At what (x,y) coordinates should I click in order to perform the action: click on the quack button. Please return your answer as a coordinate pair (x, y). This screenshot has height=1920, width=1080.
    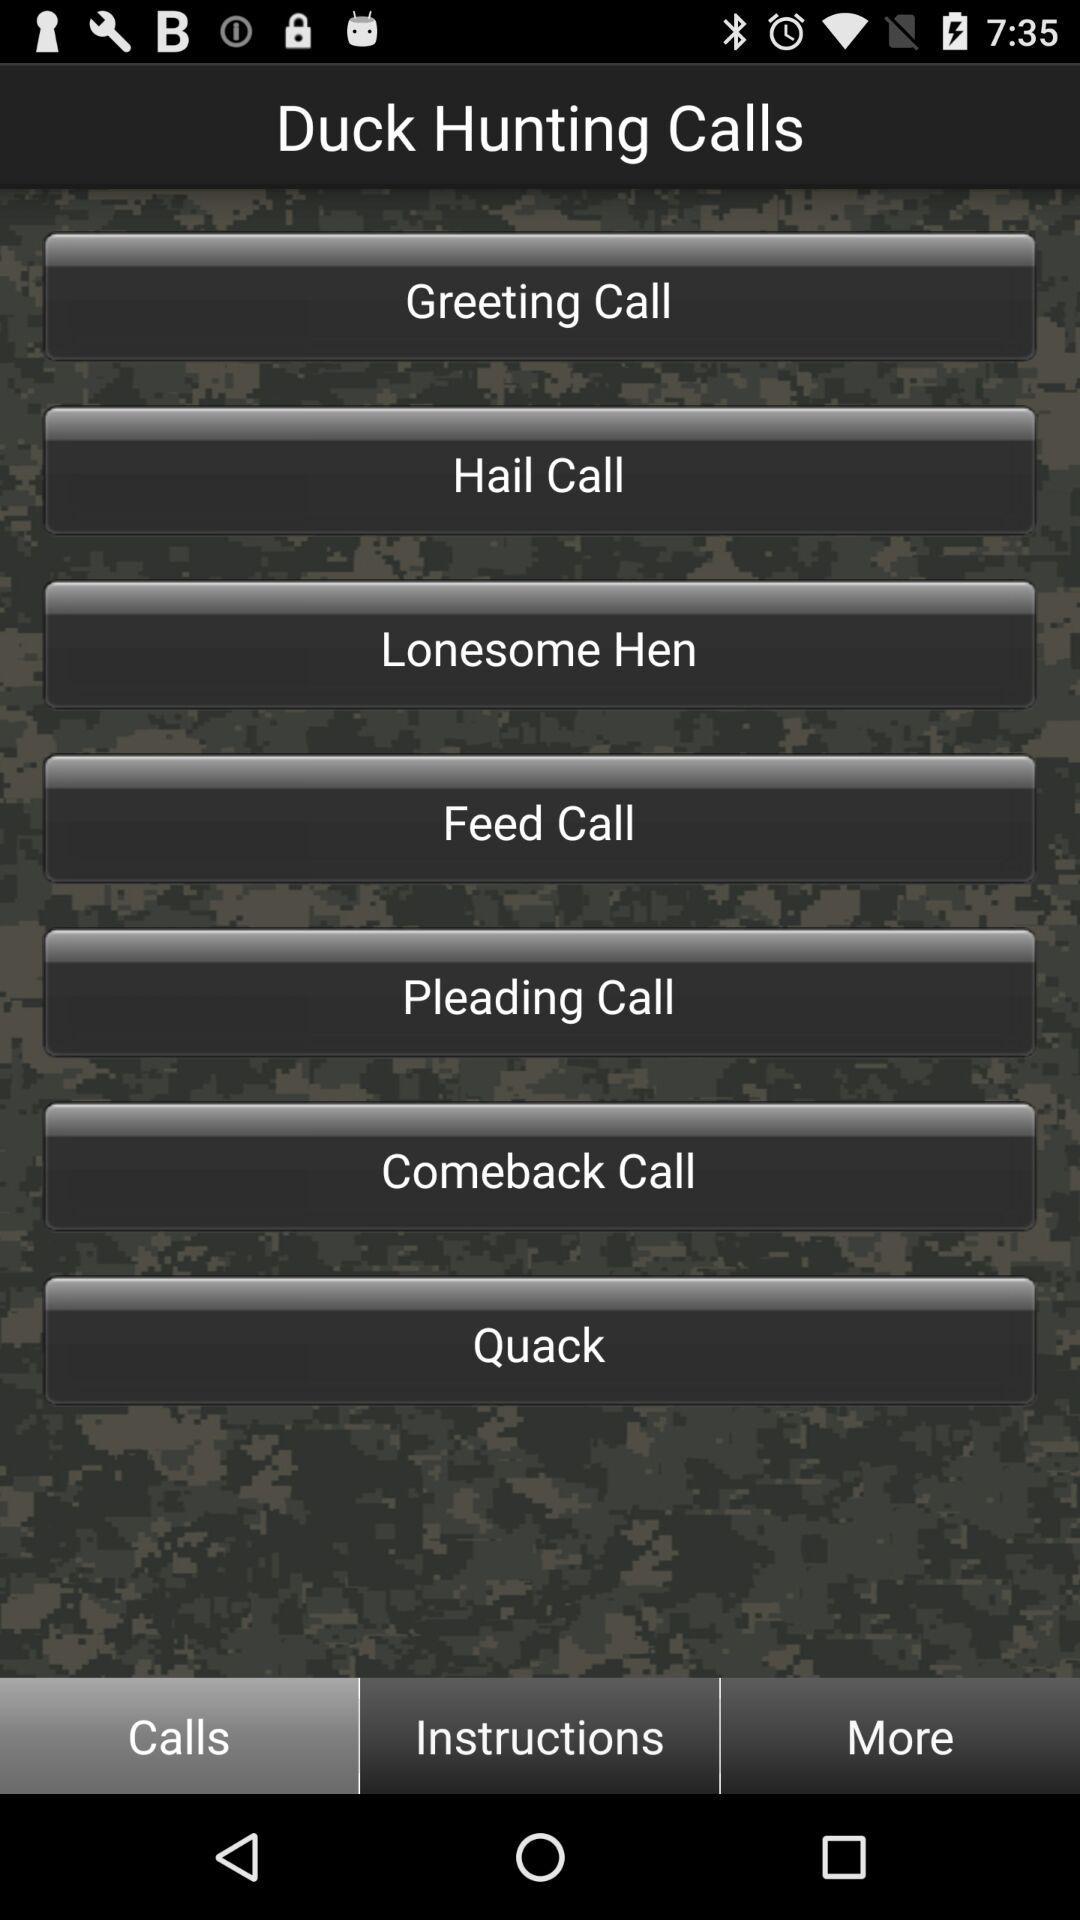
    Looking at the image, I should click on (540, 1340).